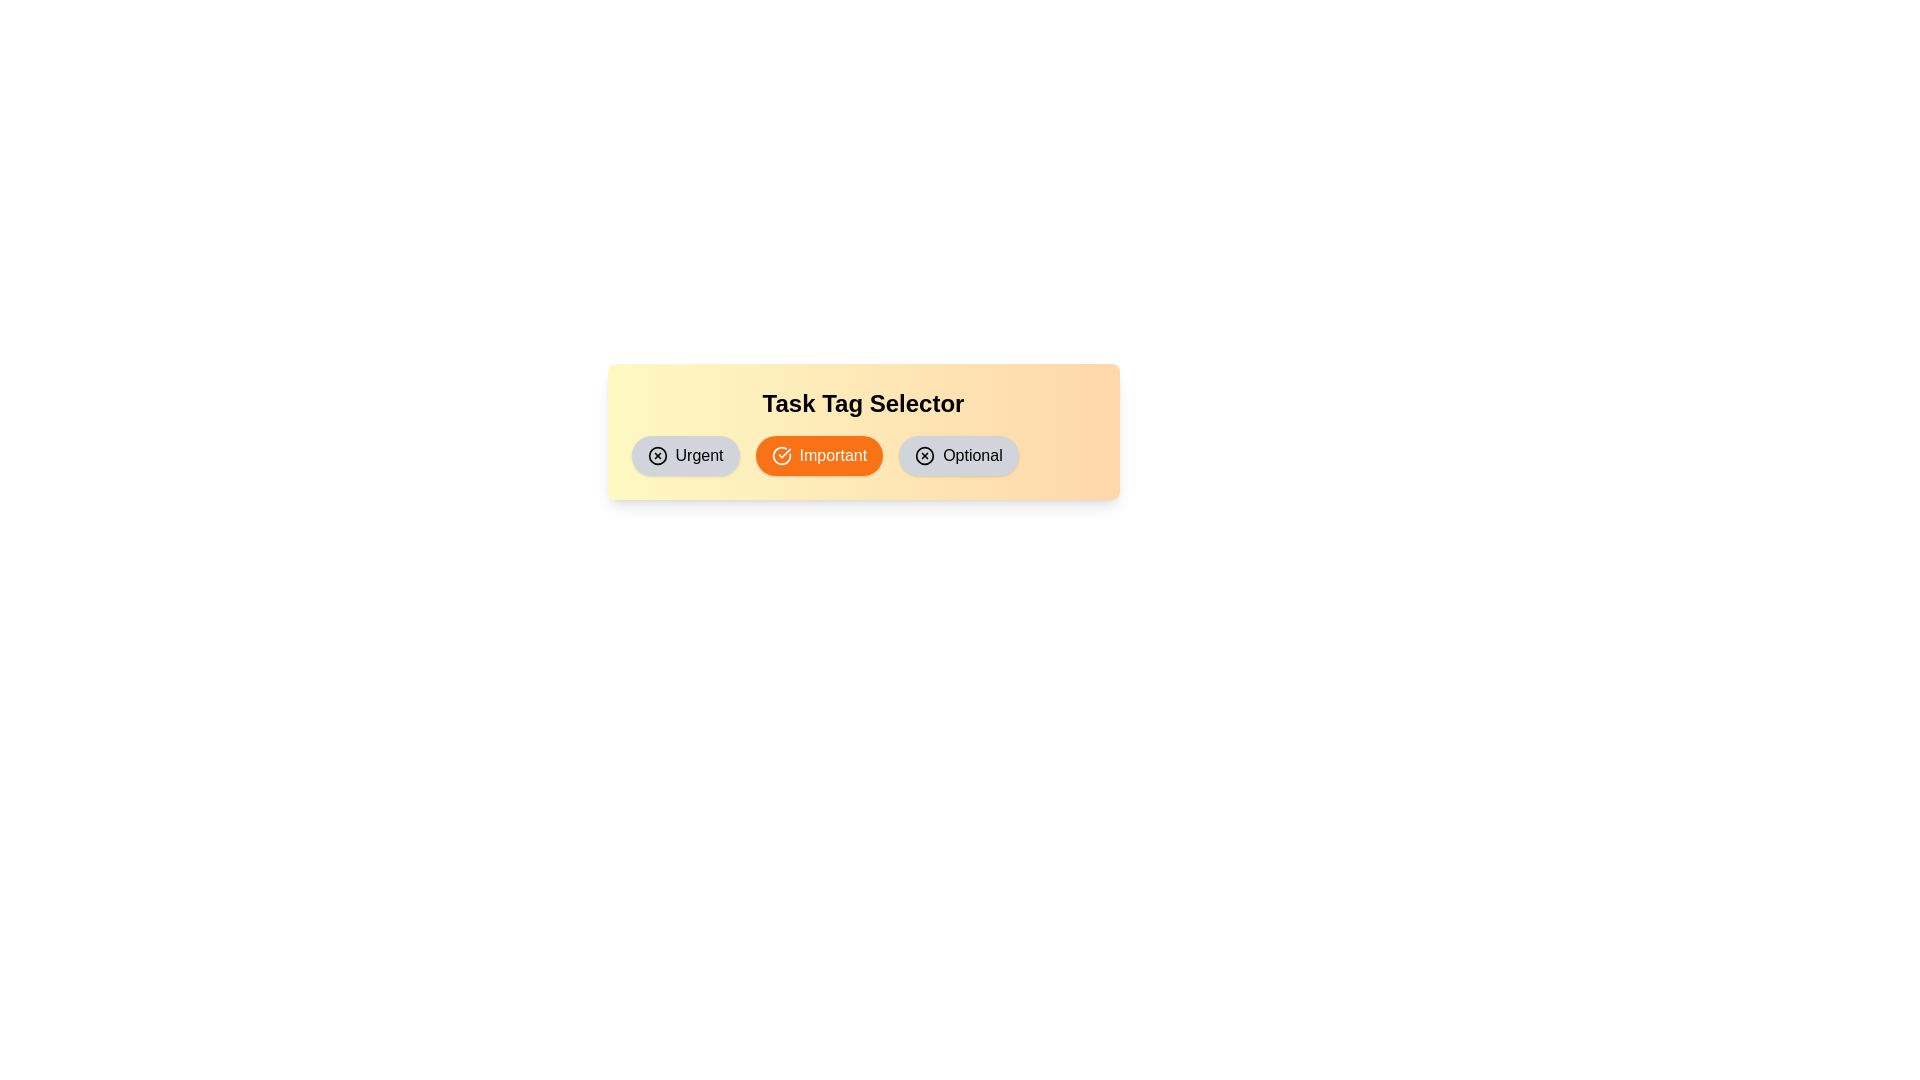 This screenshot has height=1080, width=1920. I want to click on the tag labeled Urgent, so click(685, 455).